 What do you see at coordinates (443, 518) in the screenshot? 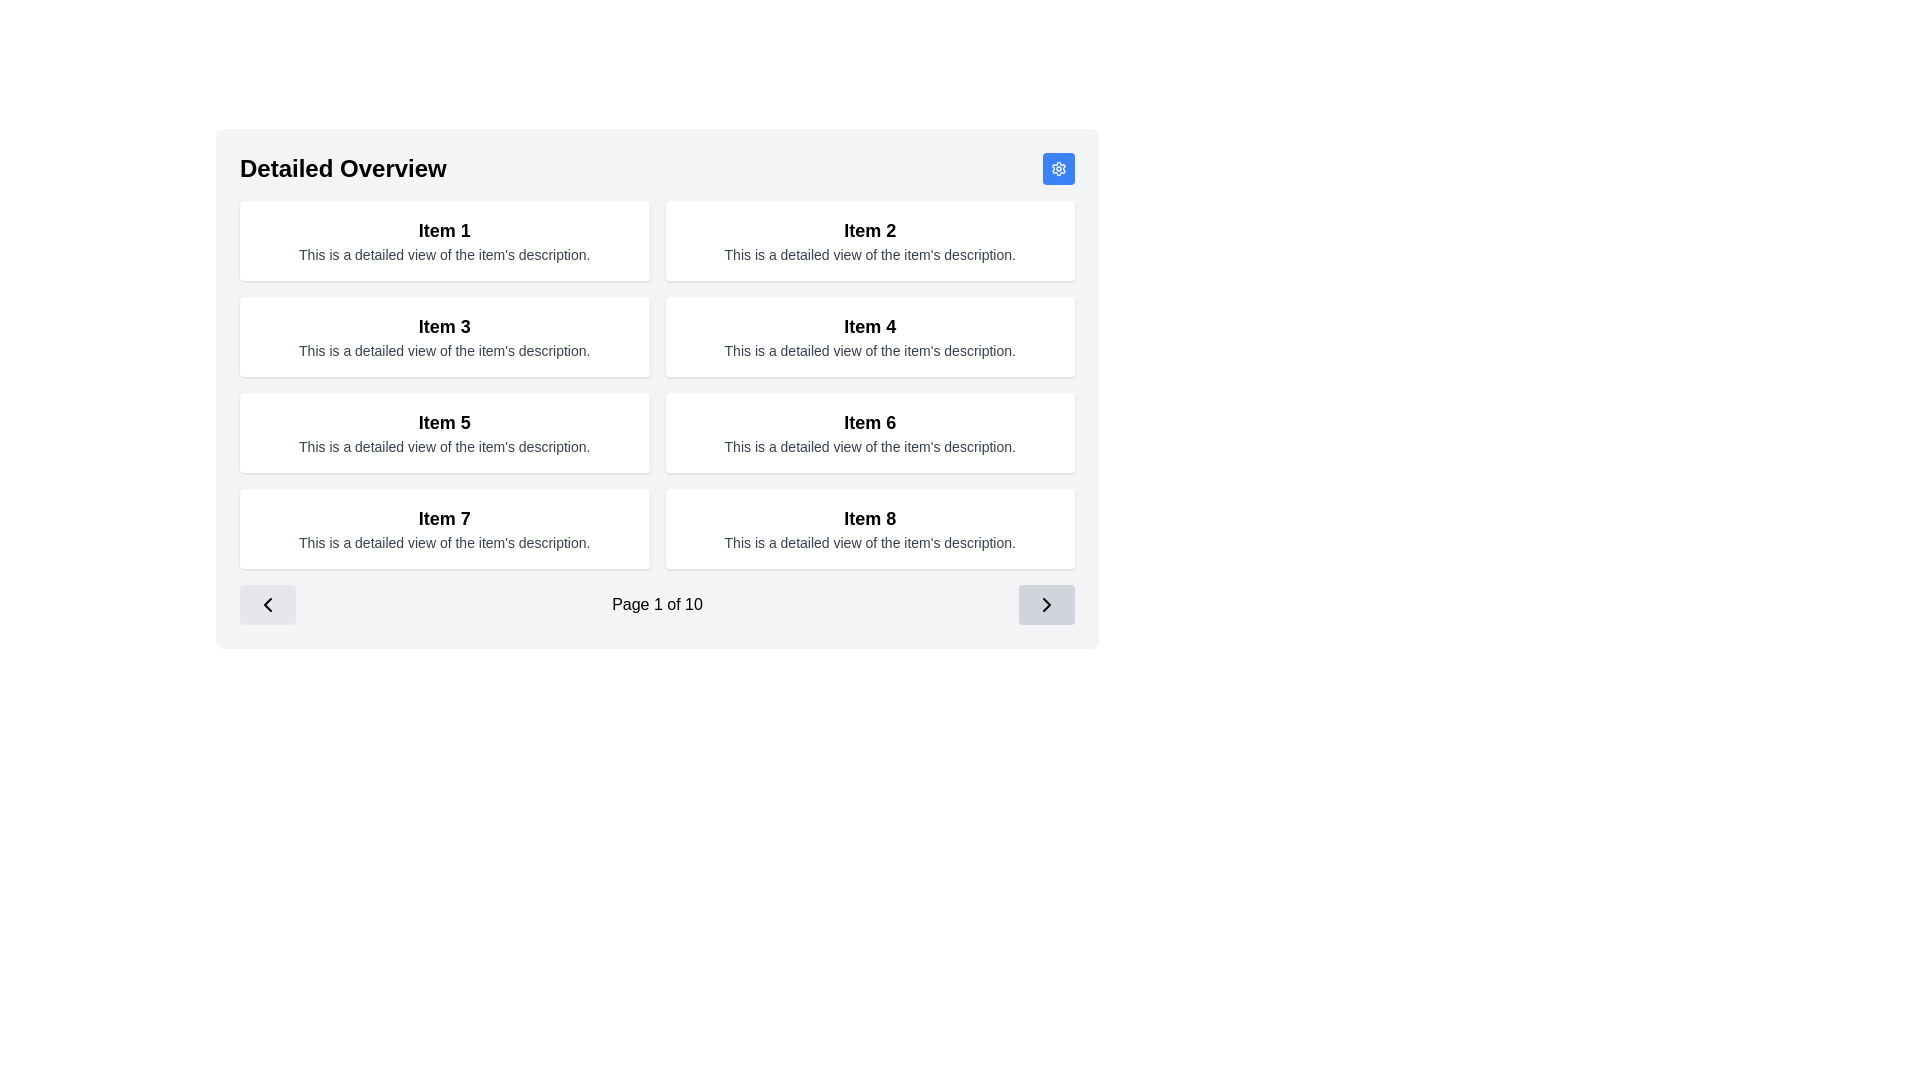
I see `the text label 'Item 7' which is a bold header located in the lower left corner of a card in a 2x4 grid layout` at bounding box center [443, 518].